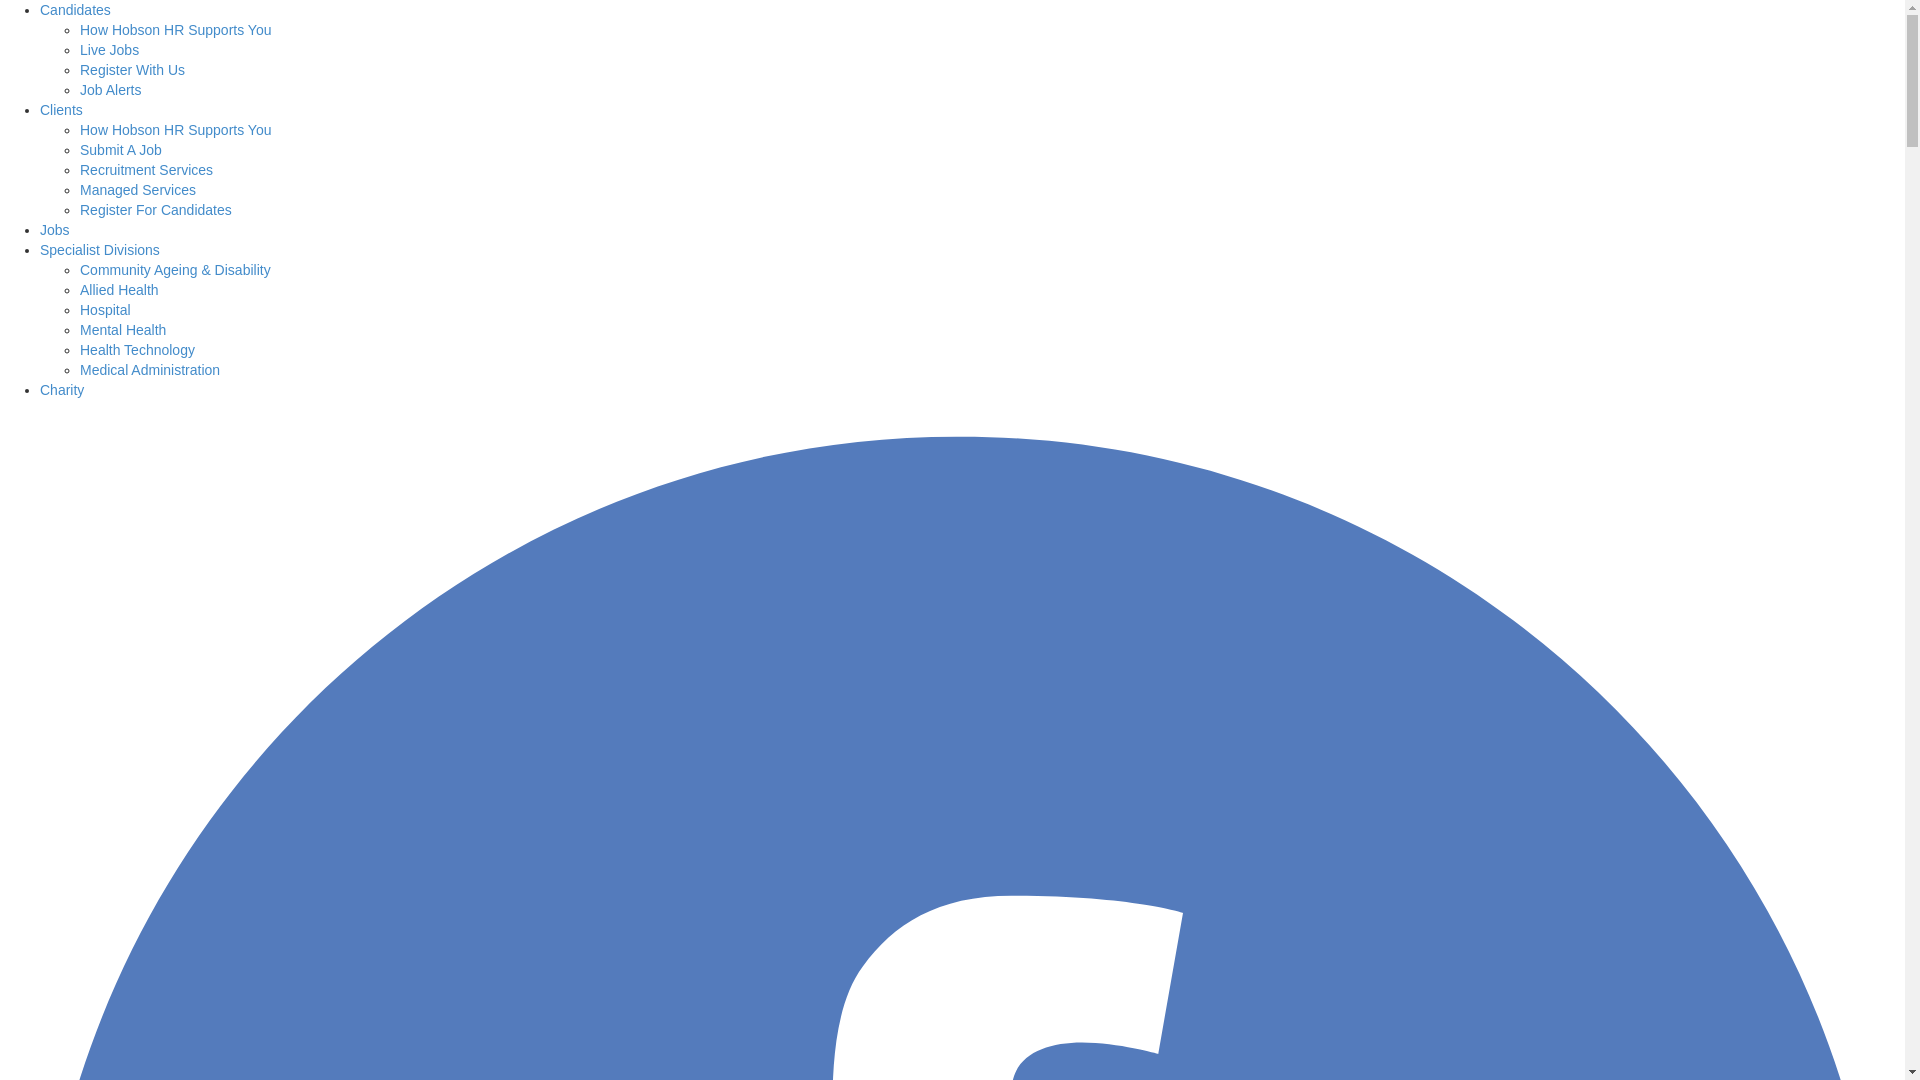  Describe the element at coordinates (99, 249) in the screenshot. I see `'Specialist Divisions'` at that location.